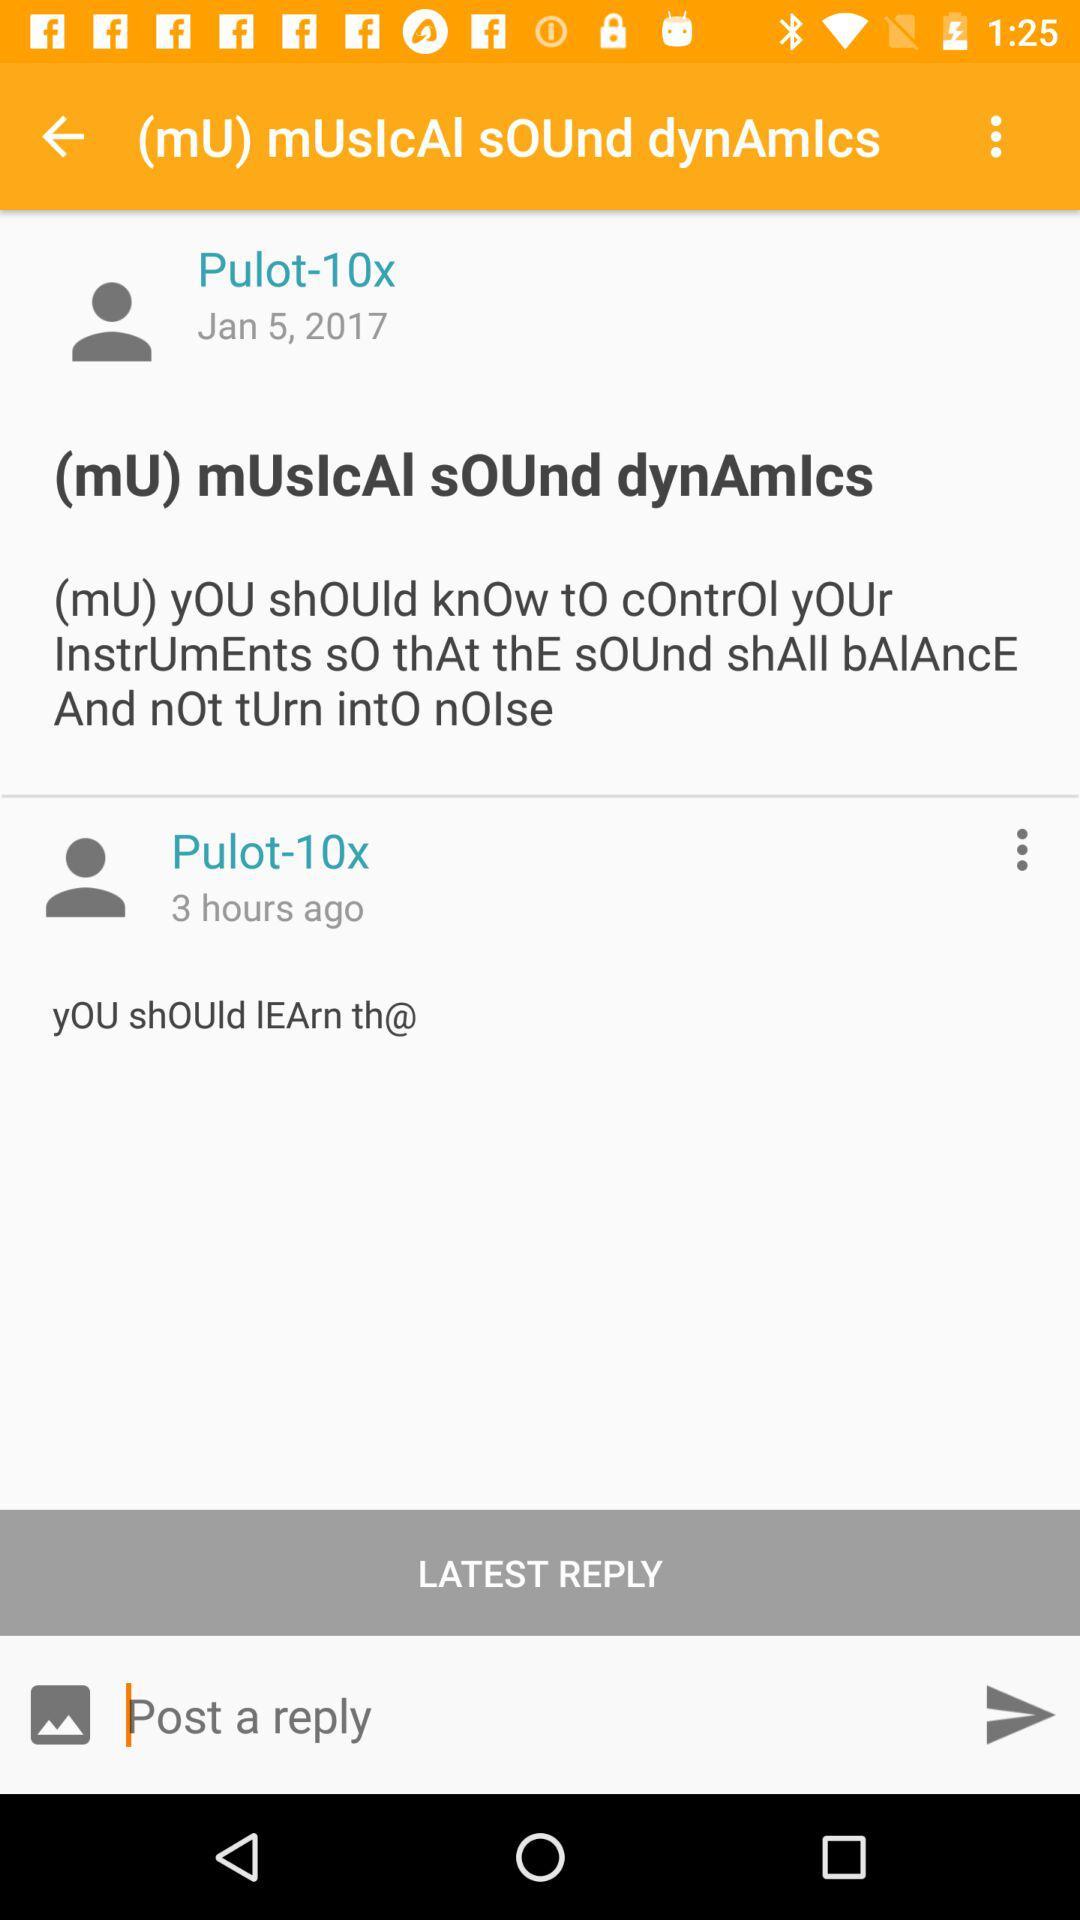 This screenshot has width=1080, height=1920. Describe the element at coordinates (59, 1713) in the screenshot. I see `post photo` at that location.